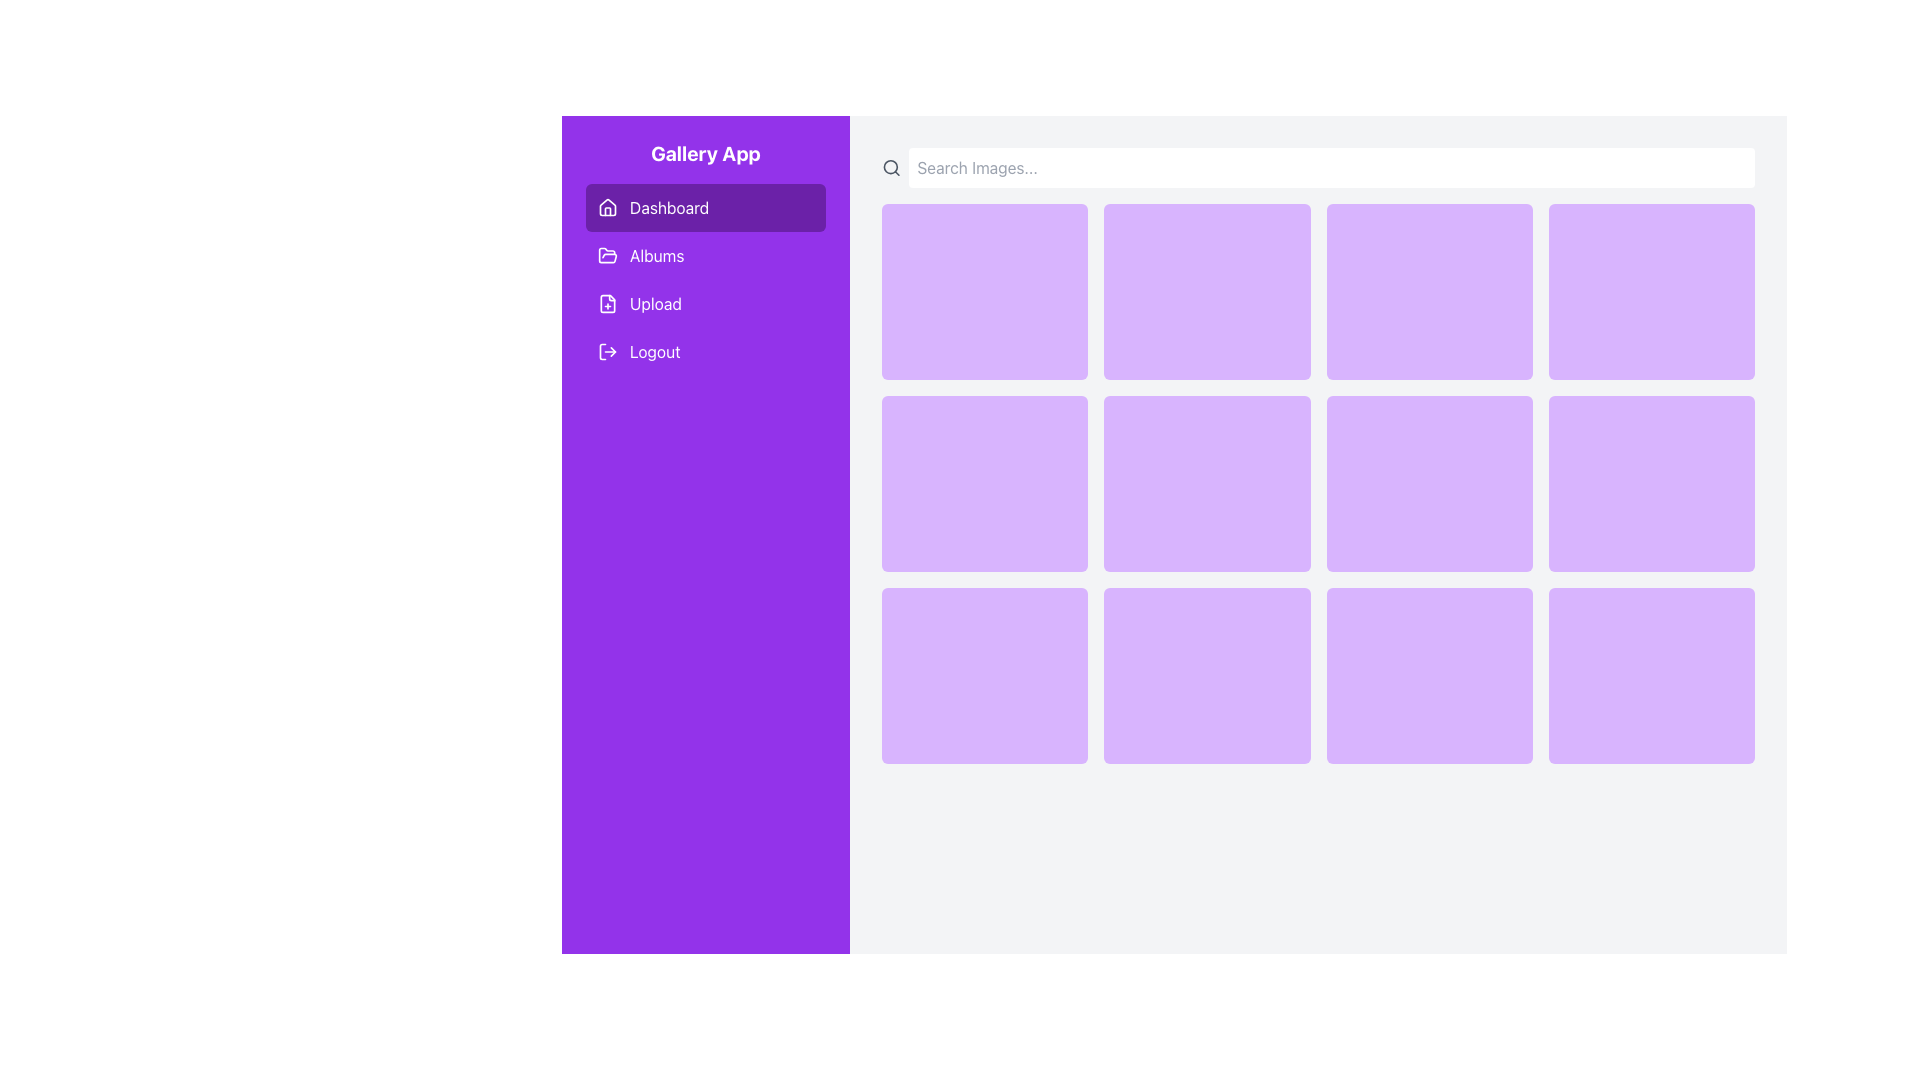 The image size is (1920, 1080). I want to click on the visual tile located in the second column of the first row within the grid of purple tiles, so click(1206, 292).